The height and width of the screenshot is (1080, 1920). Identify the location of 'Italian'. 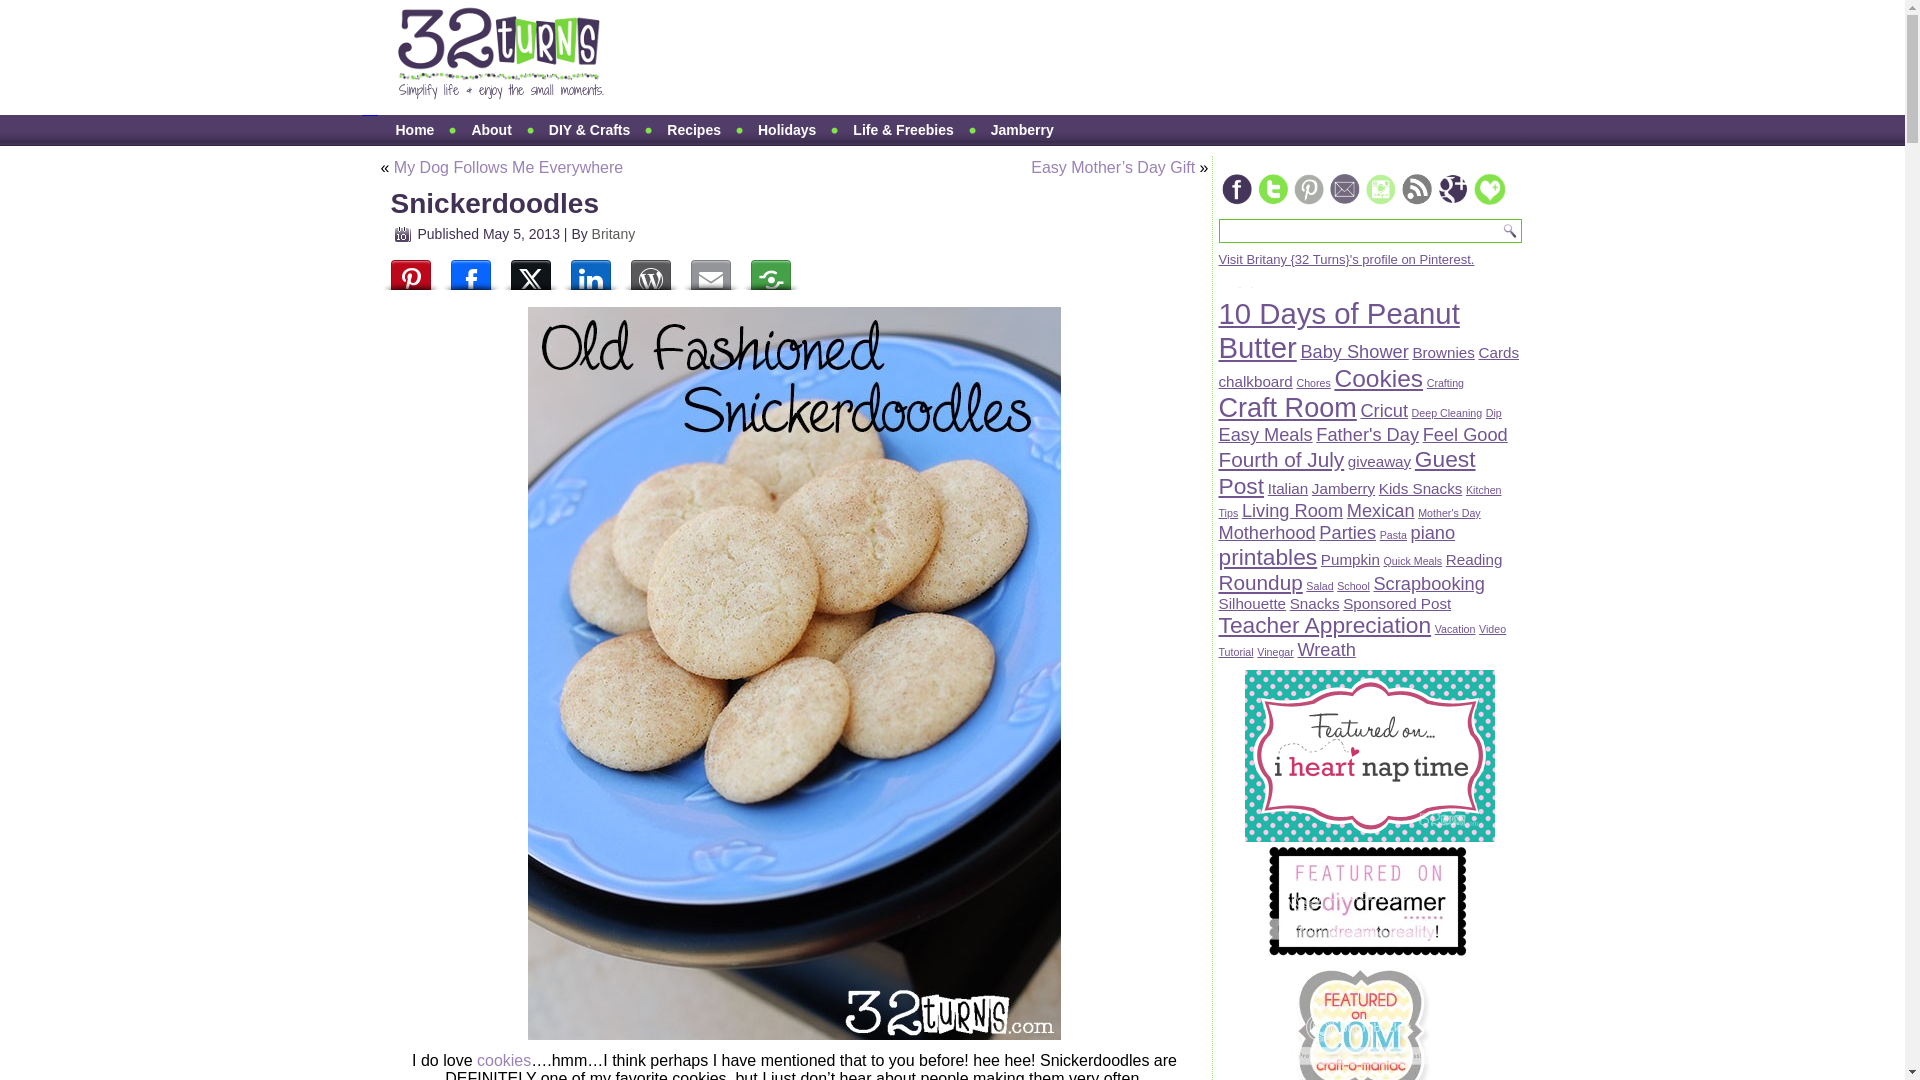
(1266, 488).